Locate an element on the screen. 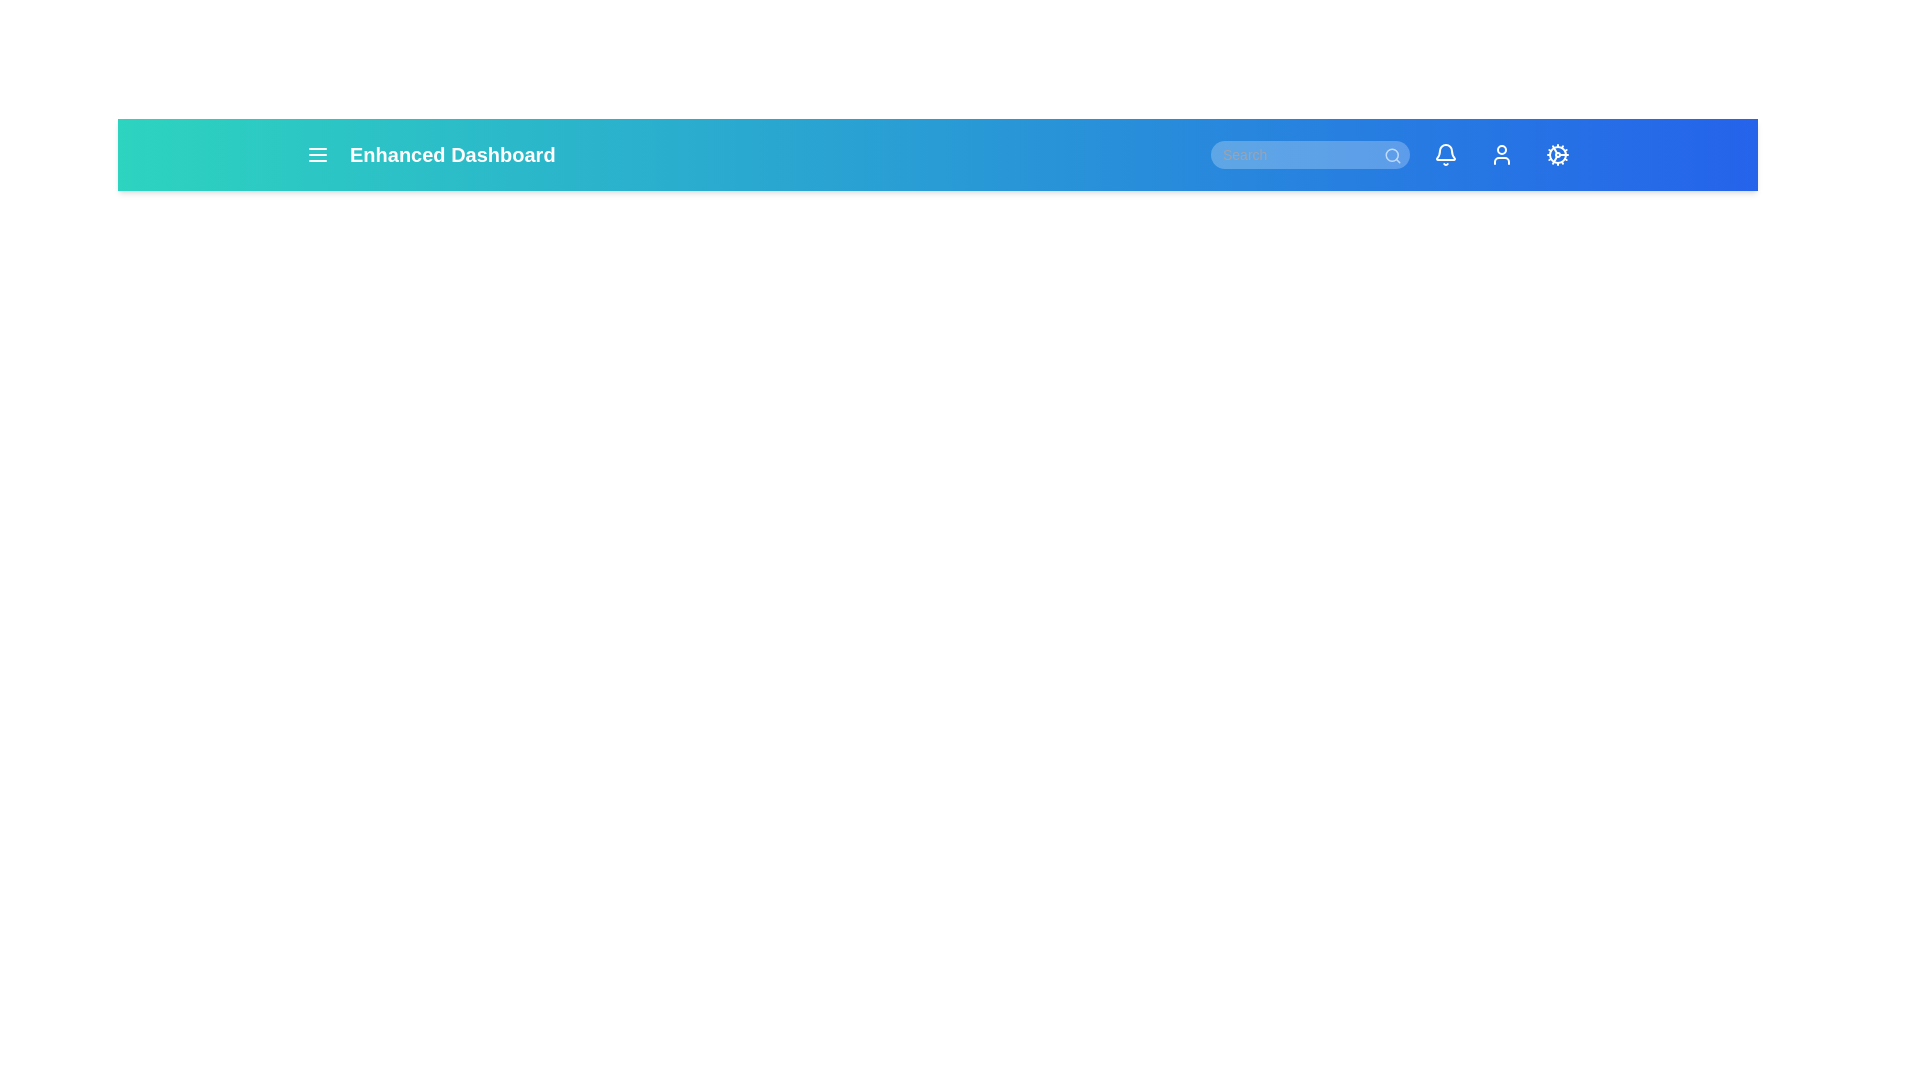 Image resolution: width=1920 pixels, height=1080 pixels. the icon with label Settings to observe the tooltip or effect is located at coordinates (1557, 153).